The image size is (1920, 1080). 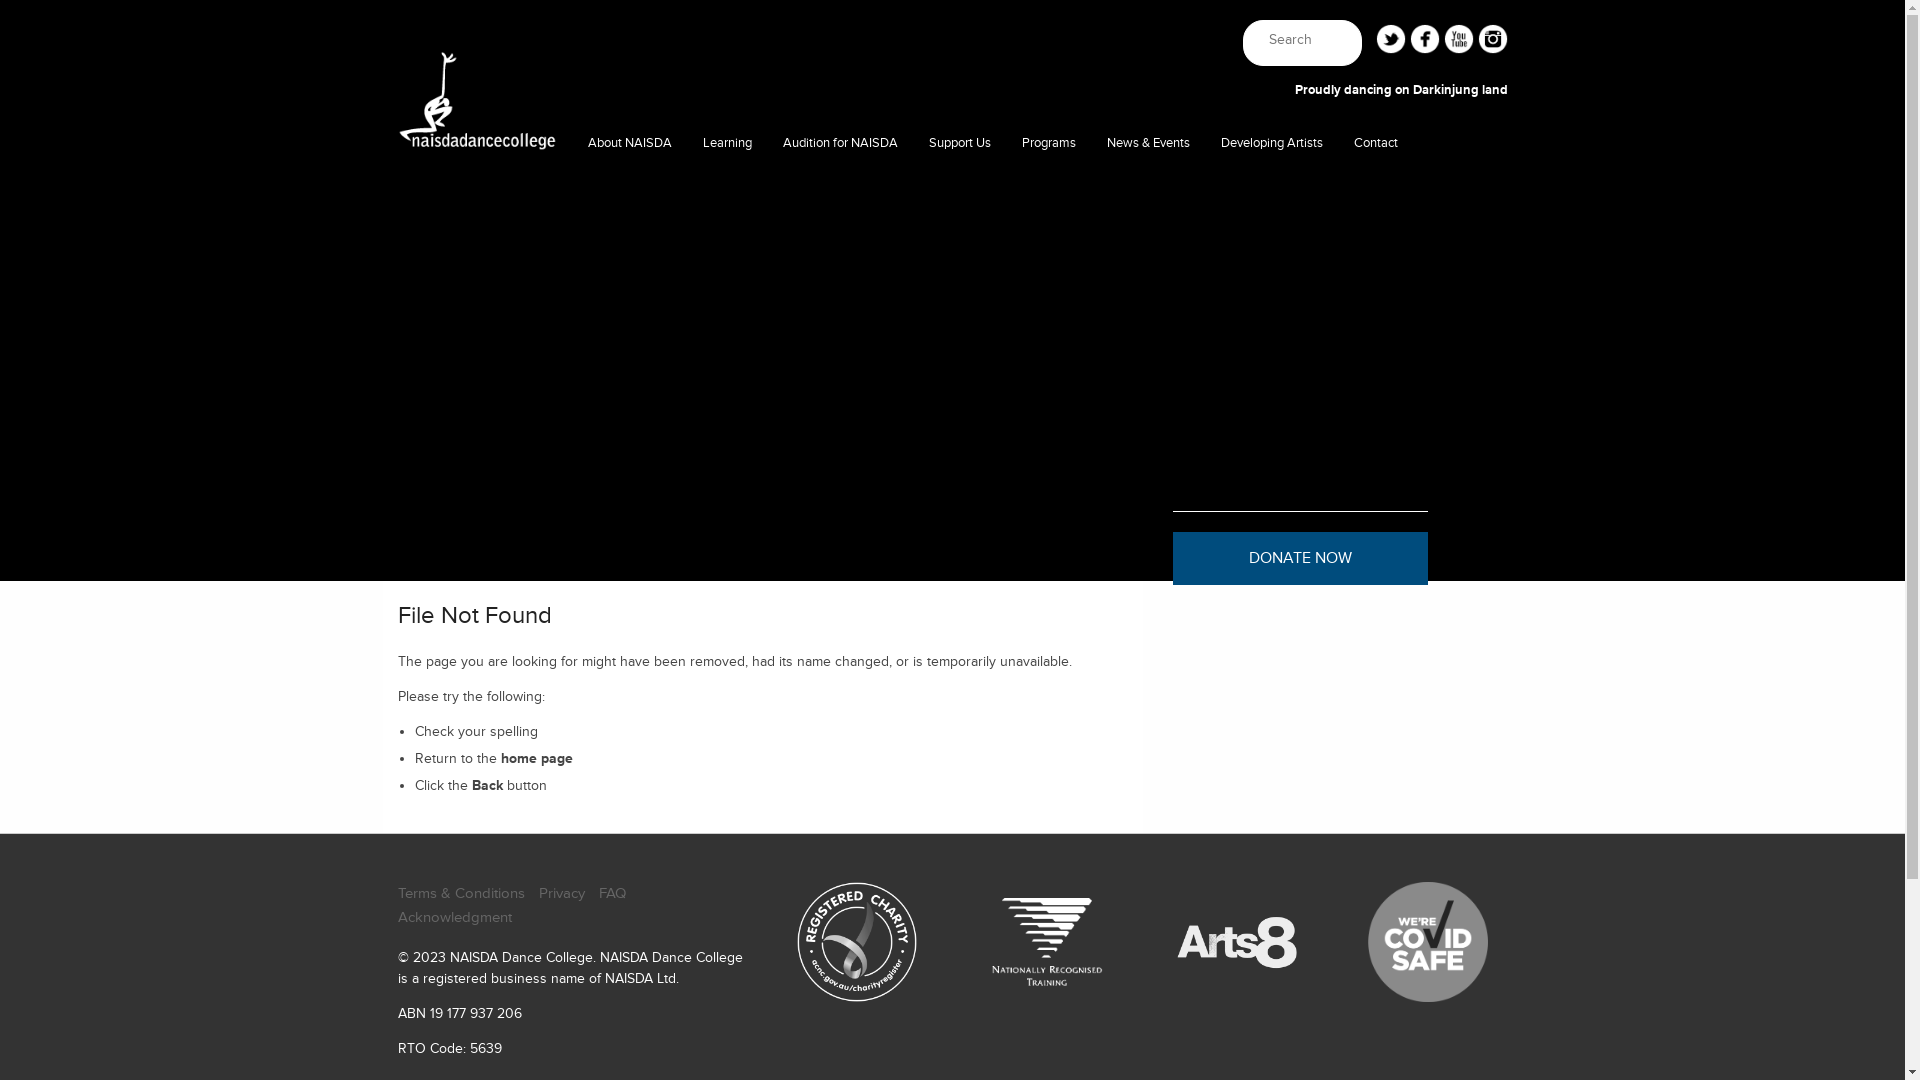 What do you see at coordinates (726, 142) in the screenshot?
I see `'Learning'` at bounding box center [726, 142].